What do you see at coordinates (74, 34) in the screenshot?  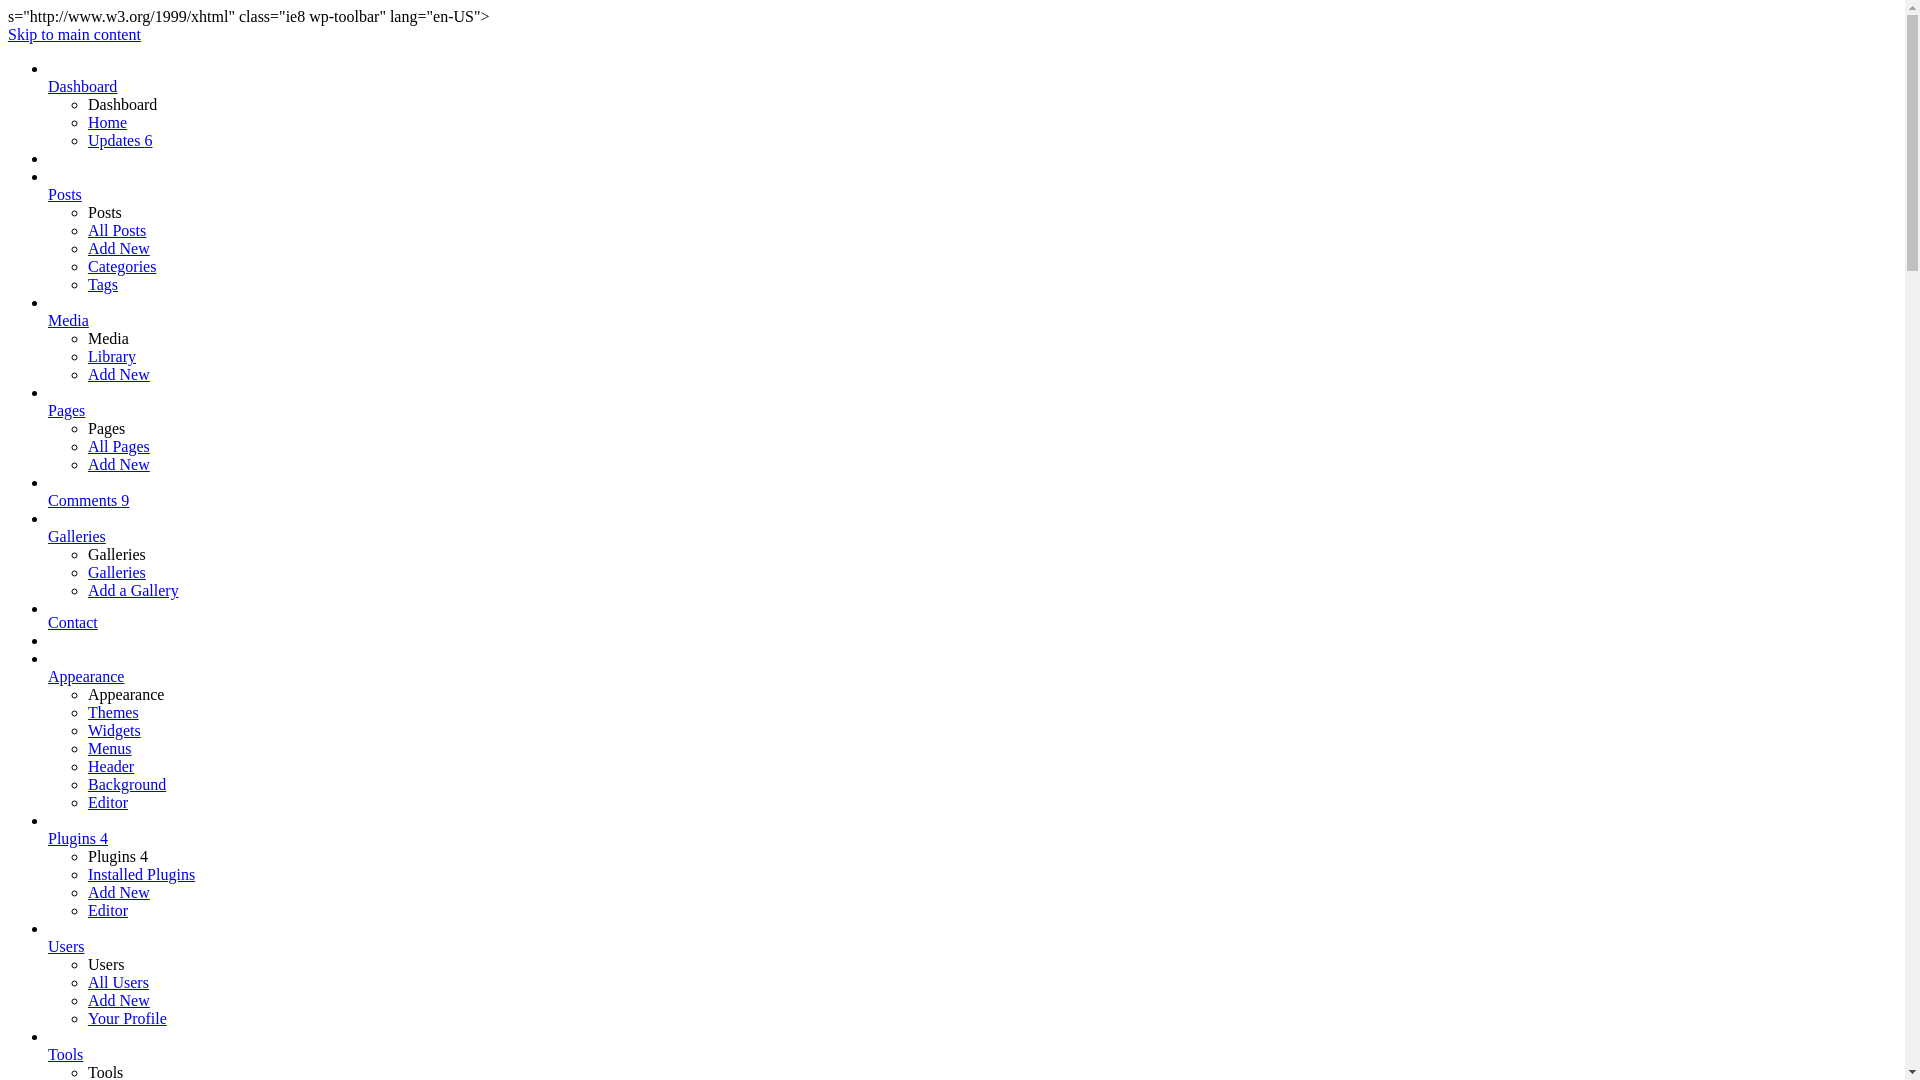 I see `'Skip to main content'` at bounding box center [74, 34].